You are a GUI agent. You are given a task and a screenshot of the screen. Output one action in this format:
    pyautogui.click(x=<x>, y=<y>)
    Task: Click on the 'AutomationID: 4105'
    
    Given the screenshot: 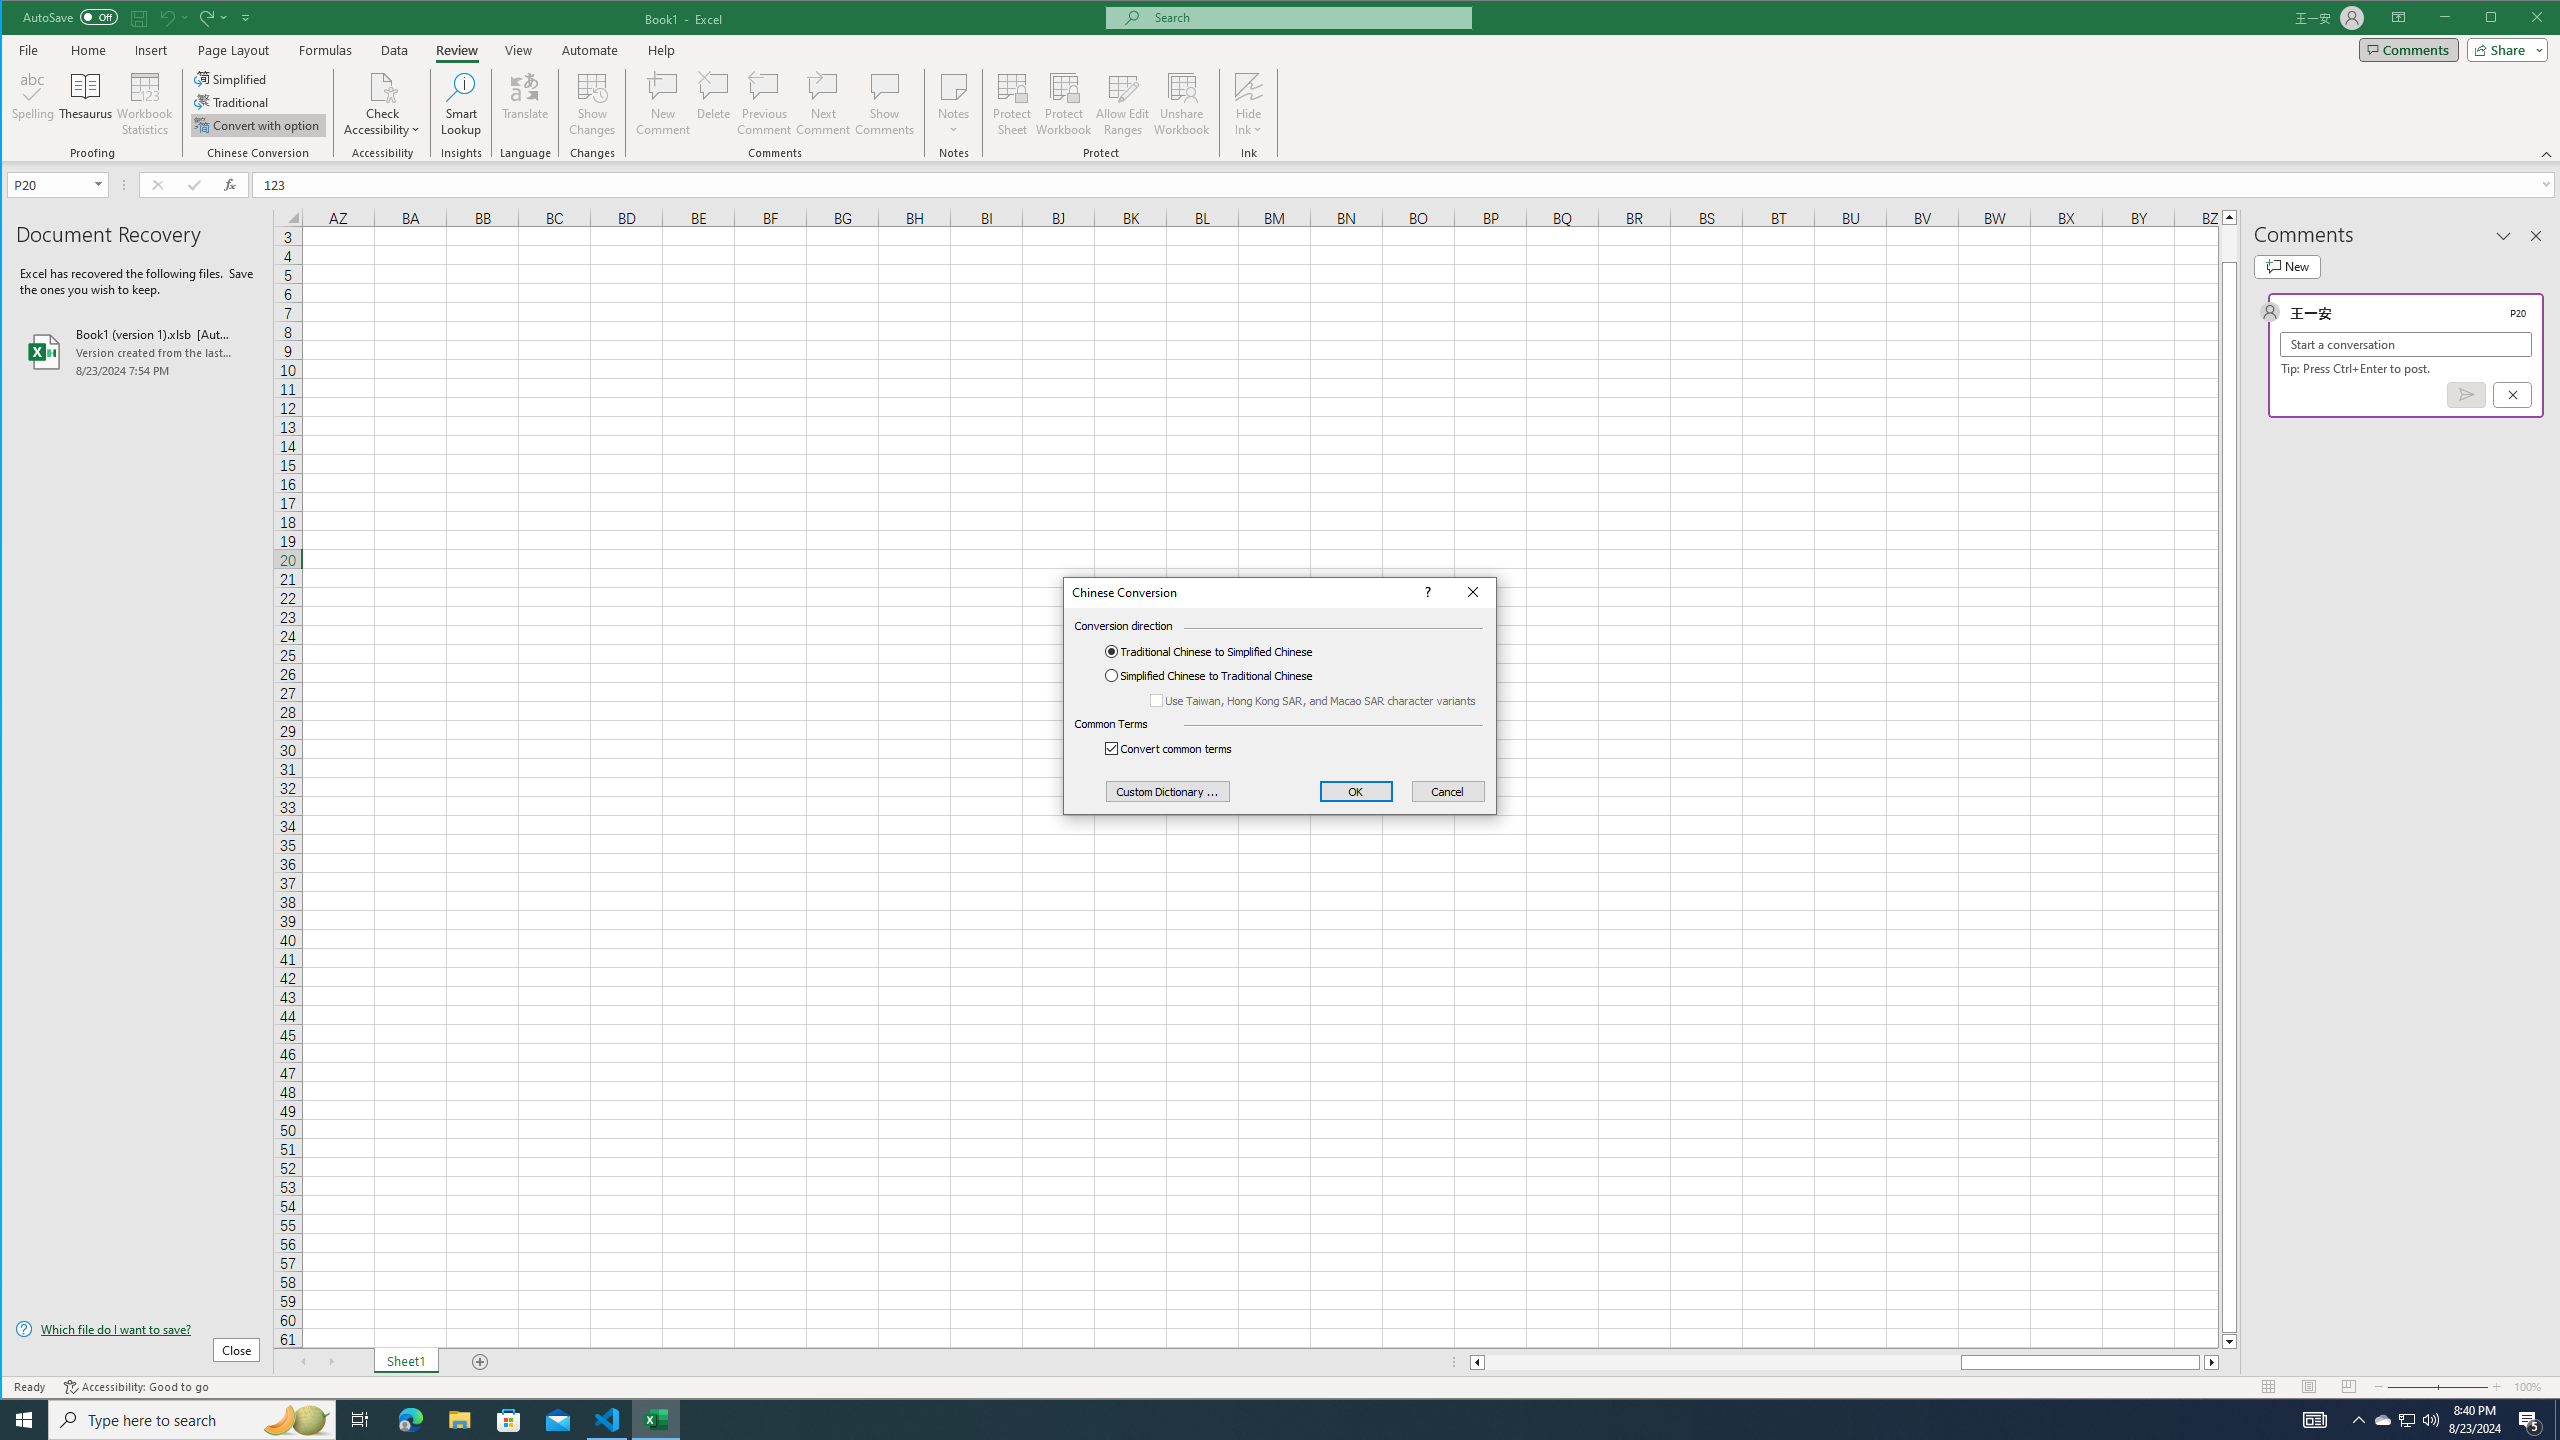 What is the action you would take?
    pyautogui.click(x=2315, y=1418)
    